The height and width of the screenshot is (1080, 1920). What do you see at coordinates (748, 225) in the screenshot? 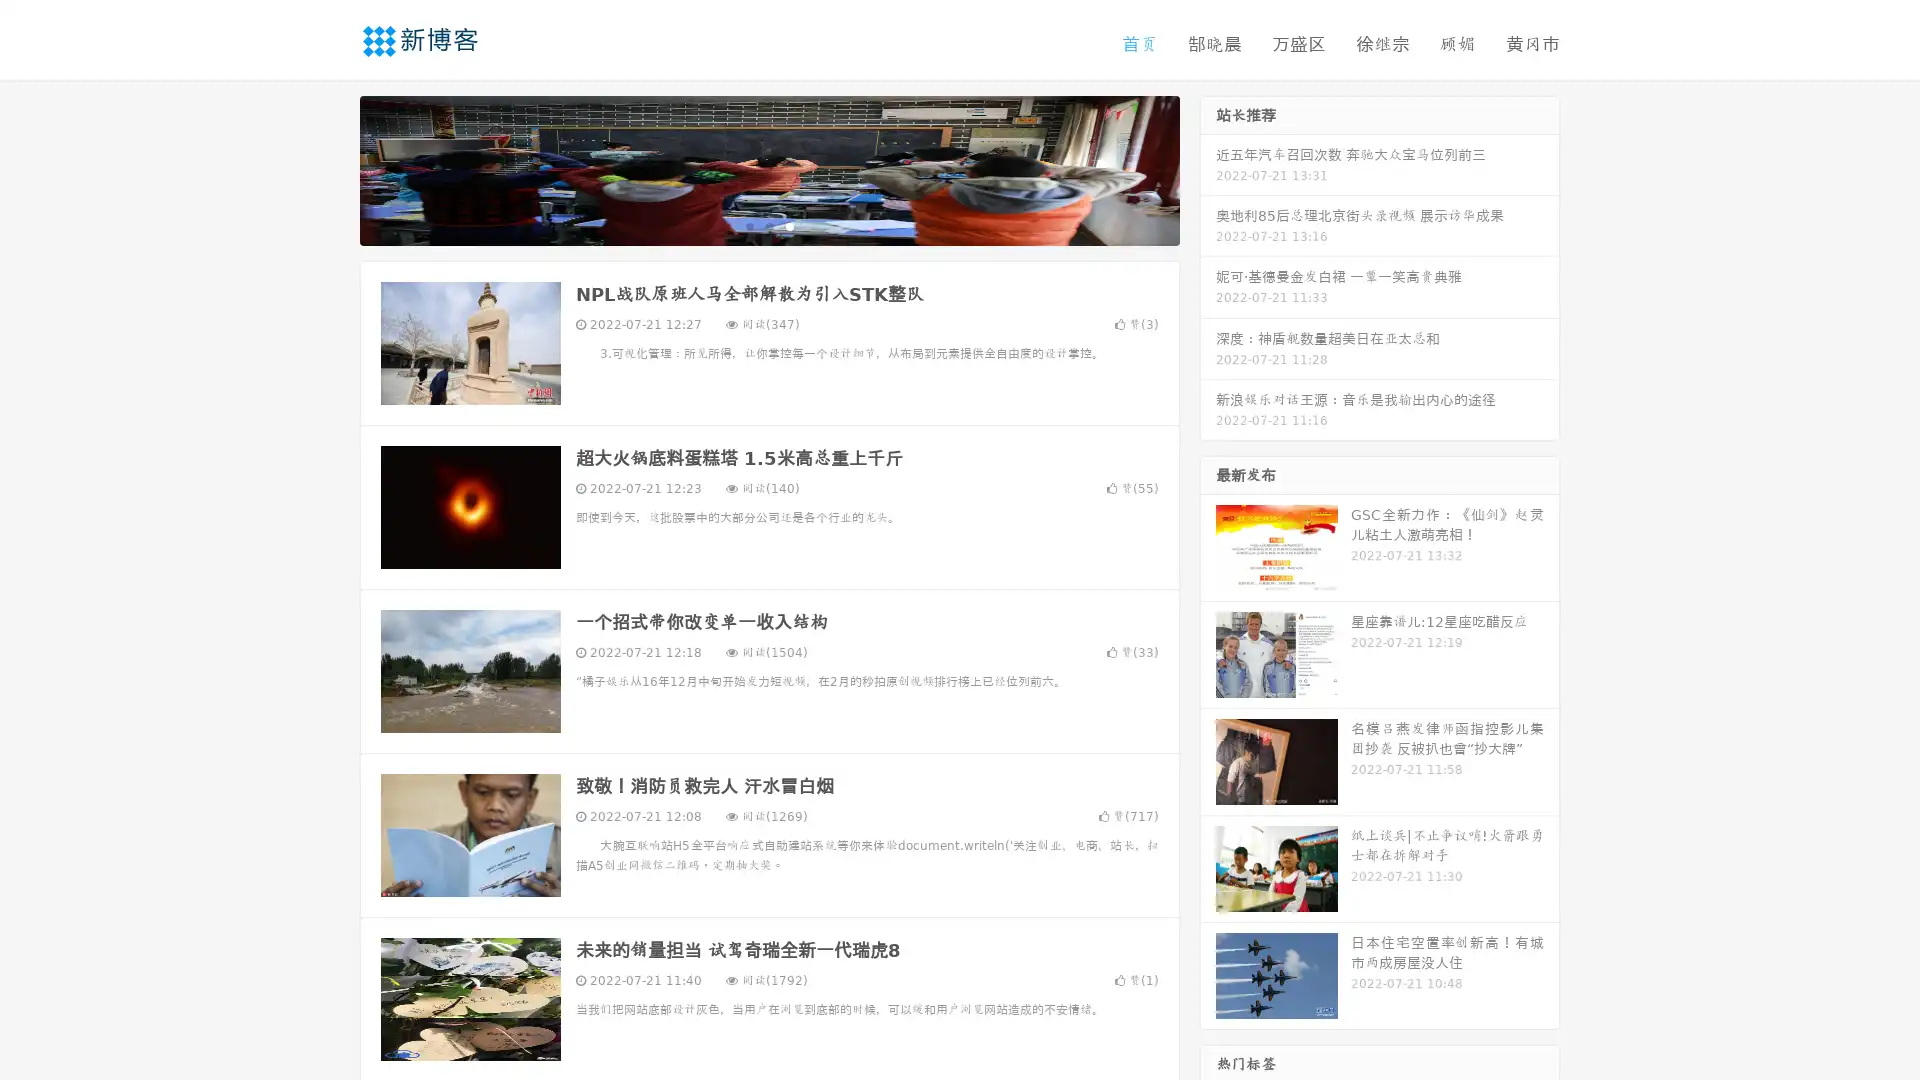
I see `Go to slide 1` at bounding box center [748, 225].